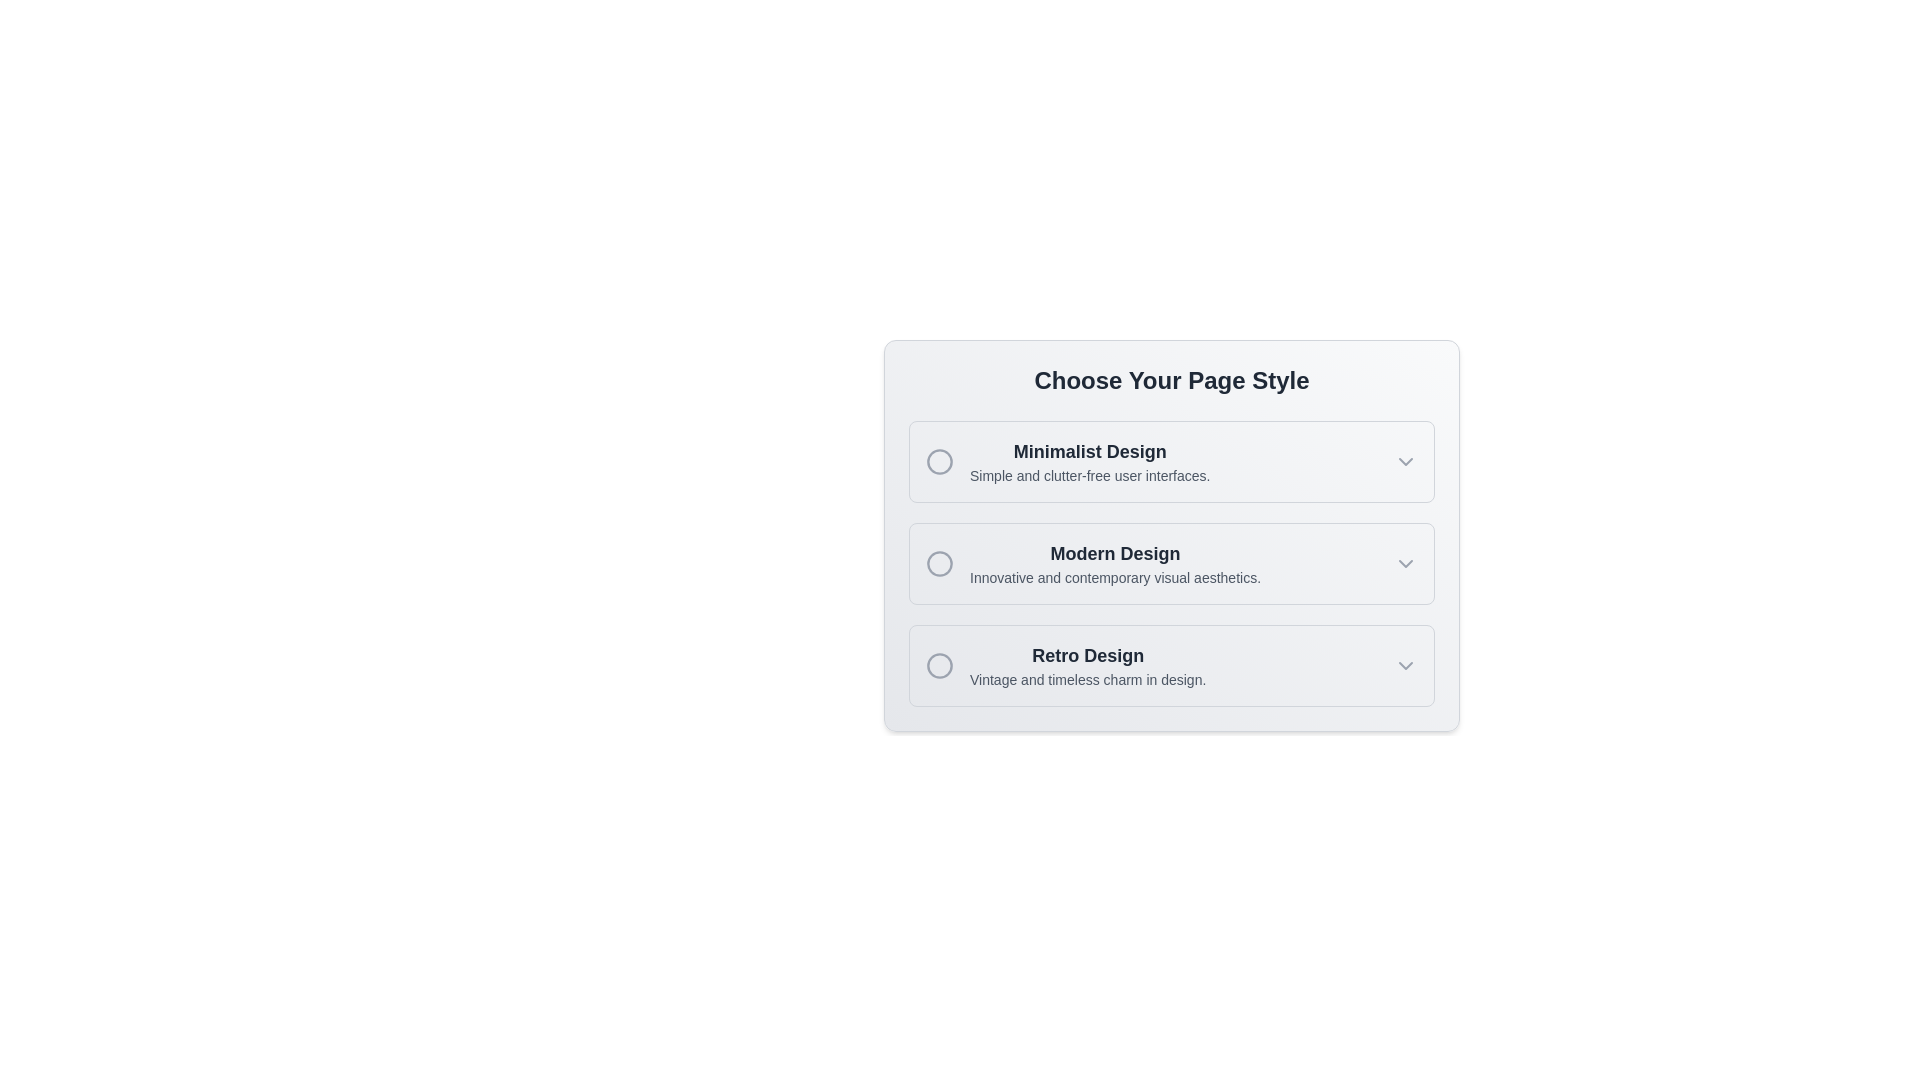 Image resolution: width=1920 pixels, height=1080 pixels. Describe the element at coordinates (1067, 462) in the screenshot. I see `the first design option in the vertically stacked list under the 'Choose Your Page Style' header` at that location.